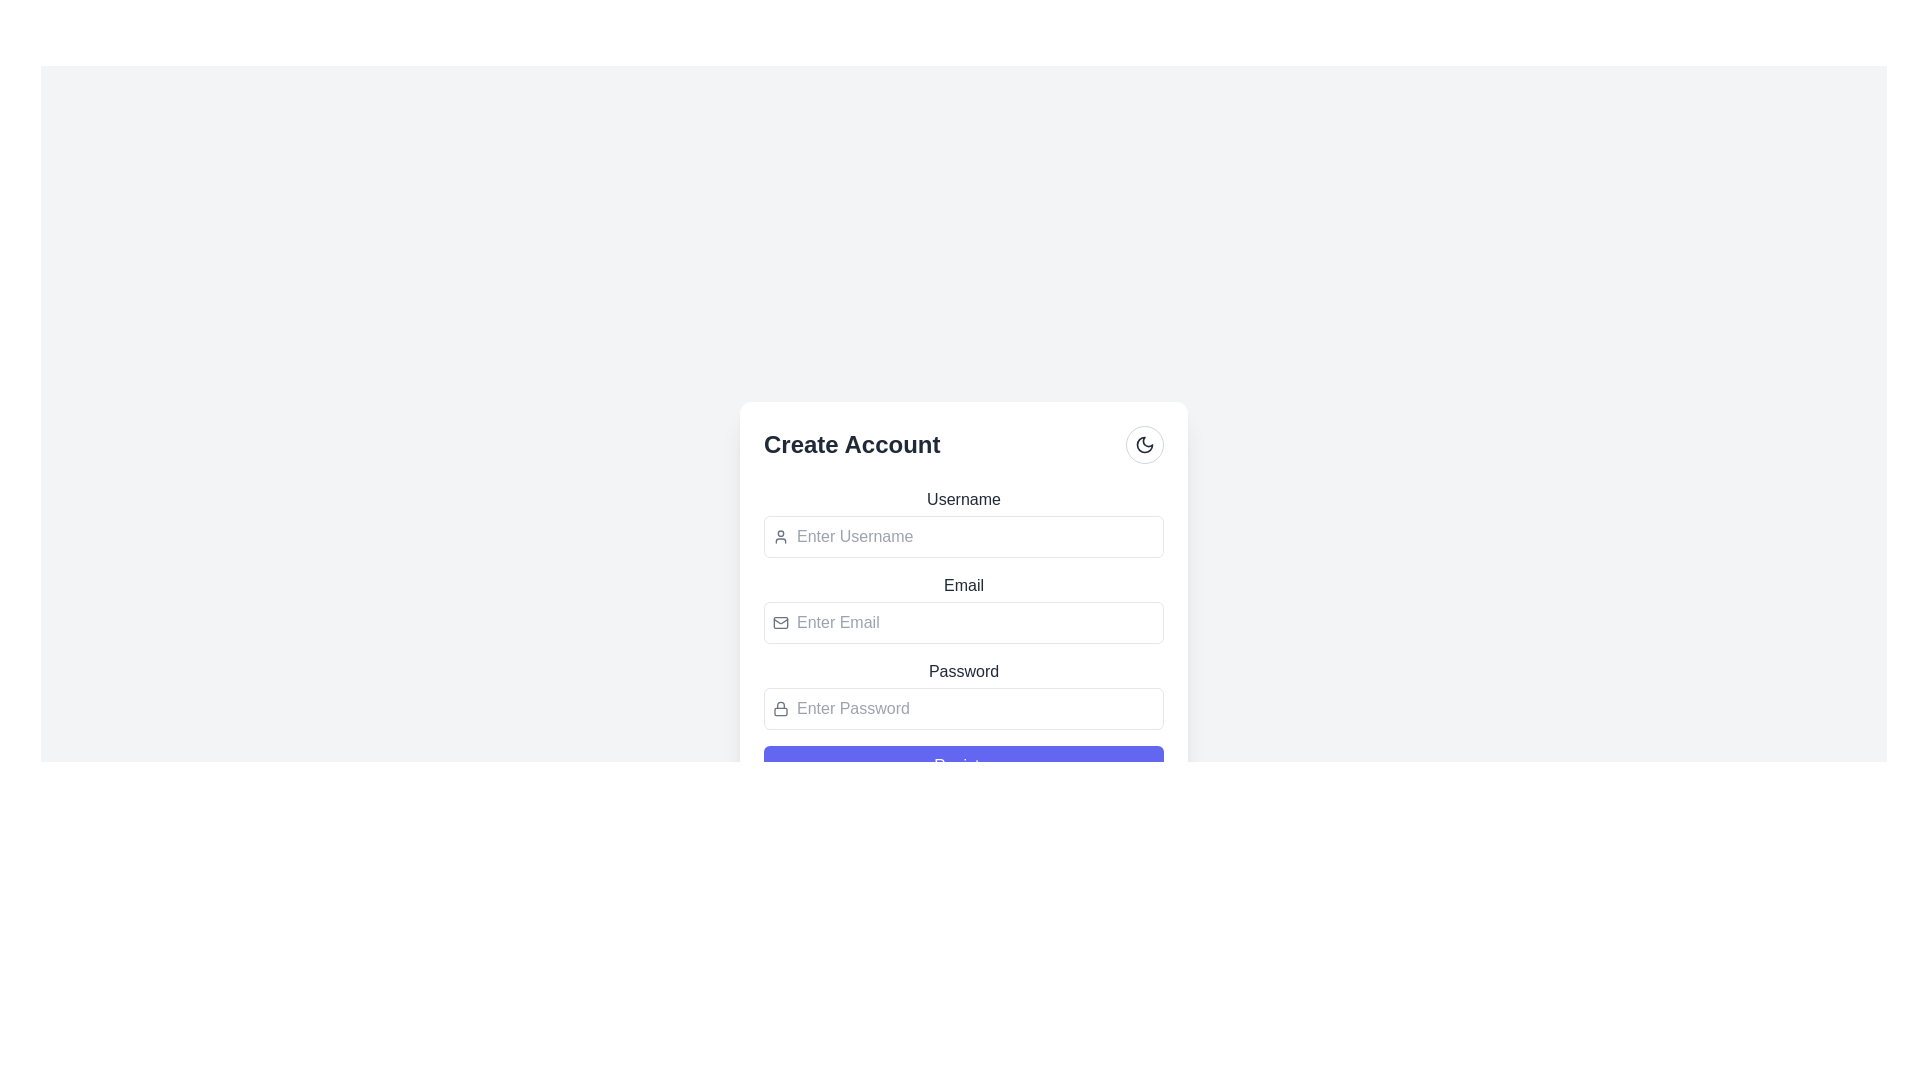  What do you see at coordinates (780, 535) in the screenshot?
I see `the username icon located to the left of the input field with the placeholder 'Enter Username'` at bounding box center [780, 535].